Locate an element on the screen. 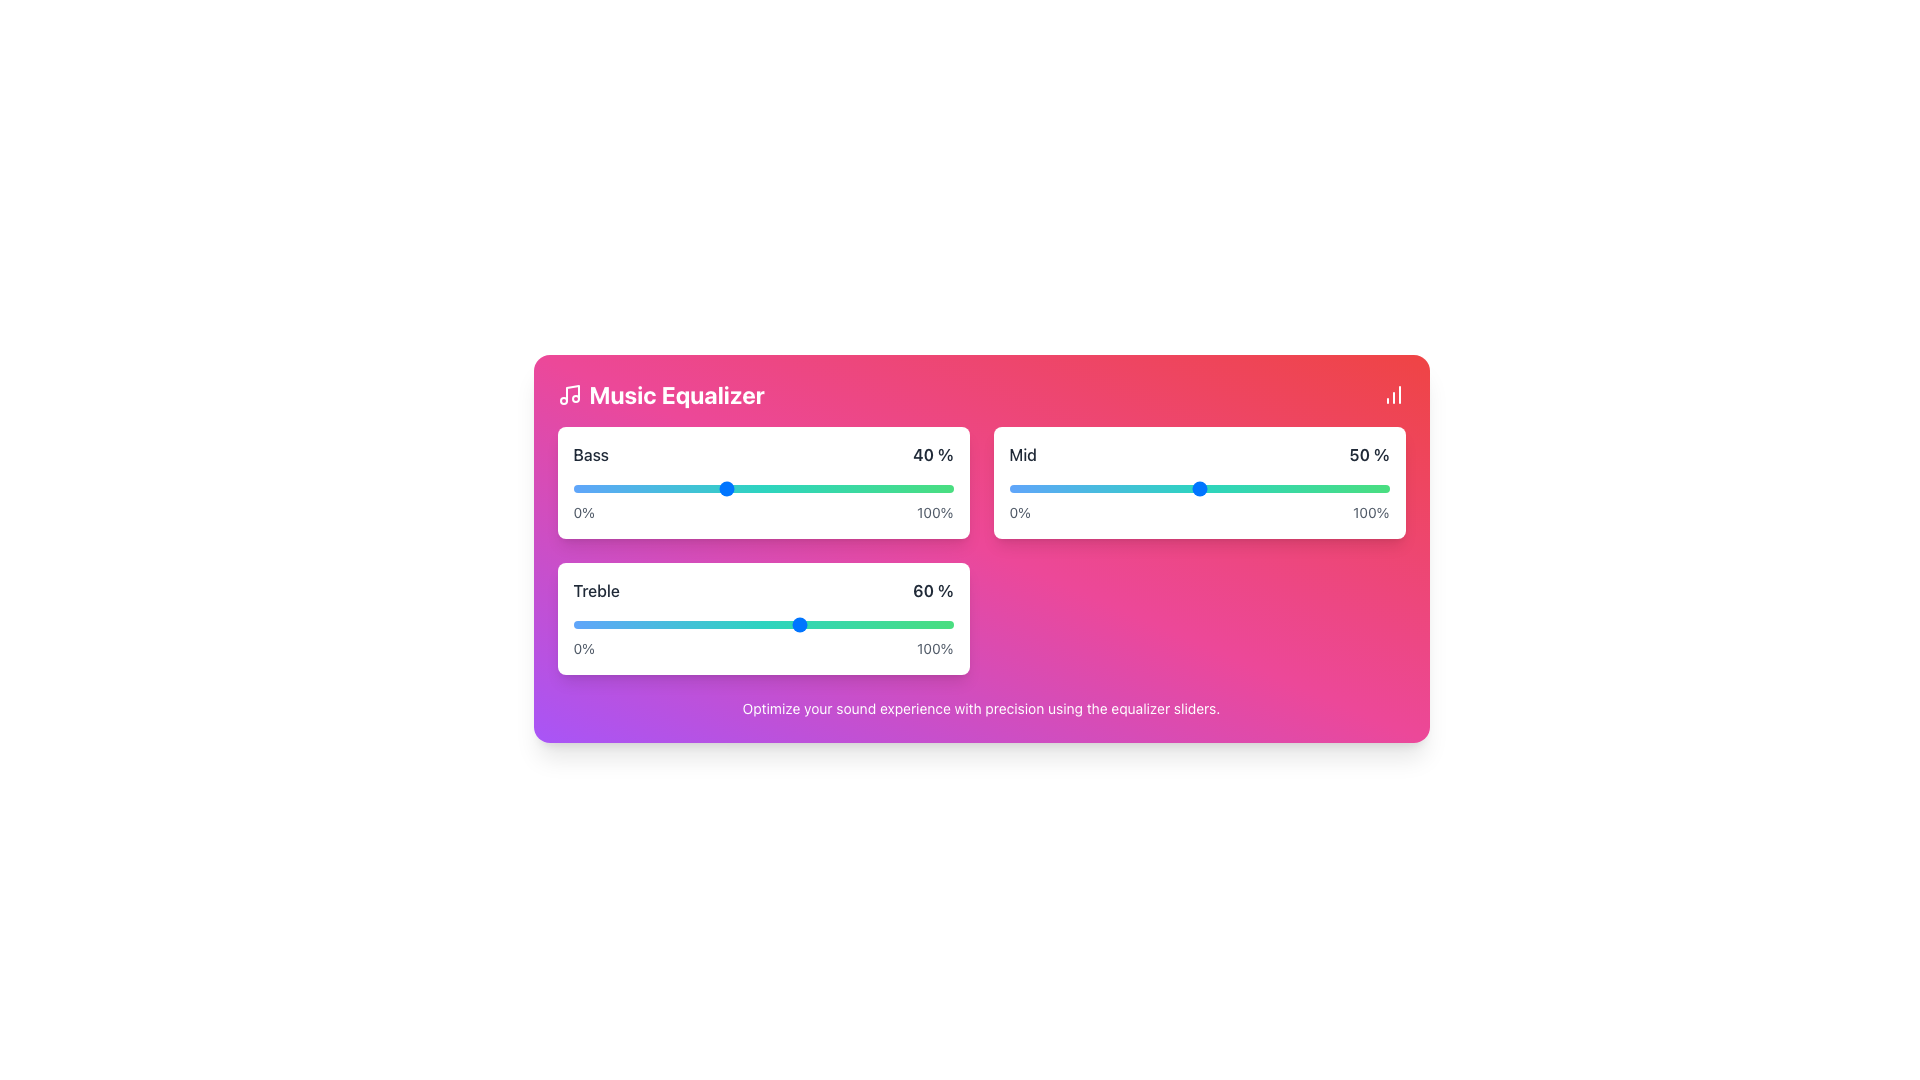 The width and height of the screenshot is (1920, 1080). the Static Text Label displaying '100%' located at the right end of the slider component is located at coordinates (934, 512).